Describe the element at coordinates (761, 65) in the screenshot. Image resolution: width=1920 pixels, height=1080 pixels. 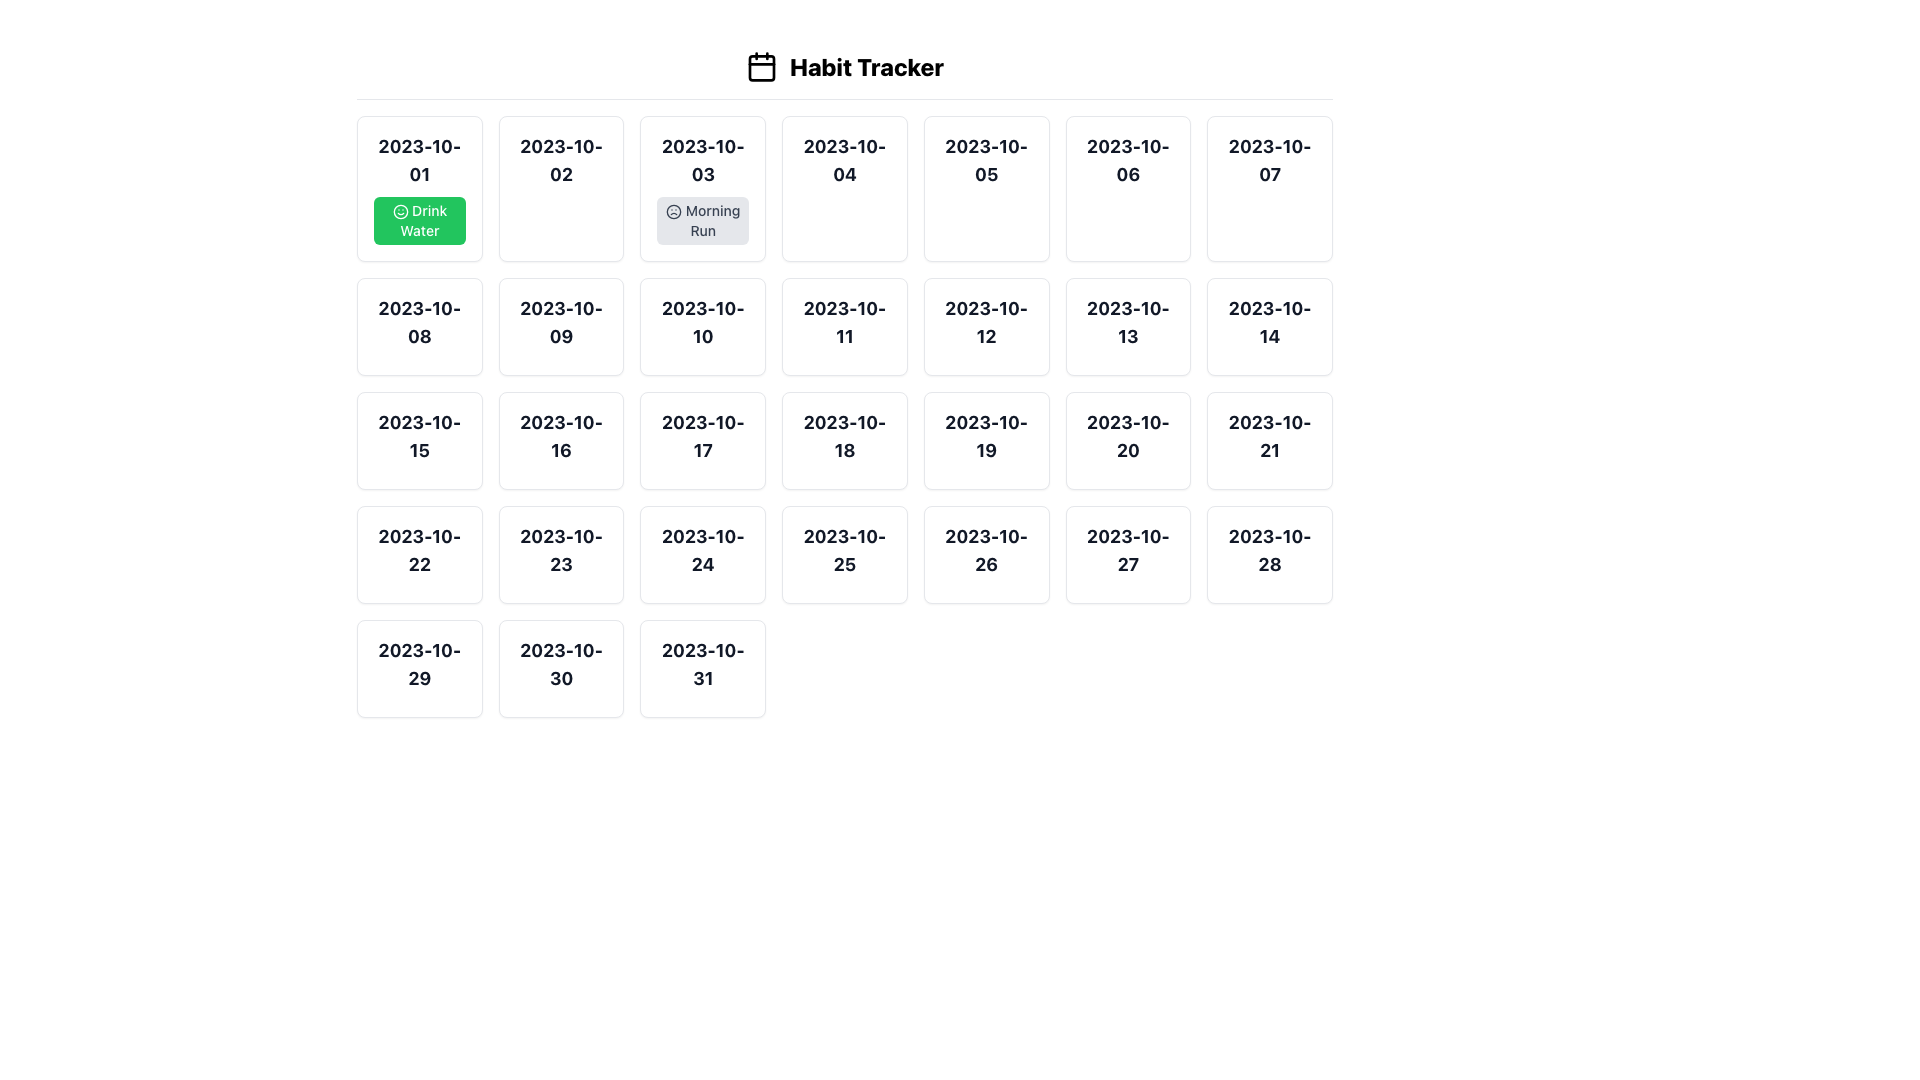
I see `the calendar icon with a black stroke and white background, located next to the 'Habit Tracker' heading at the top of the interface` at that location.